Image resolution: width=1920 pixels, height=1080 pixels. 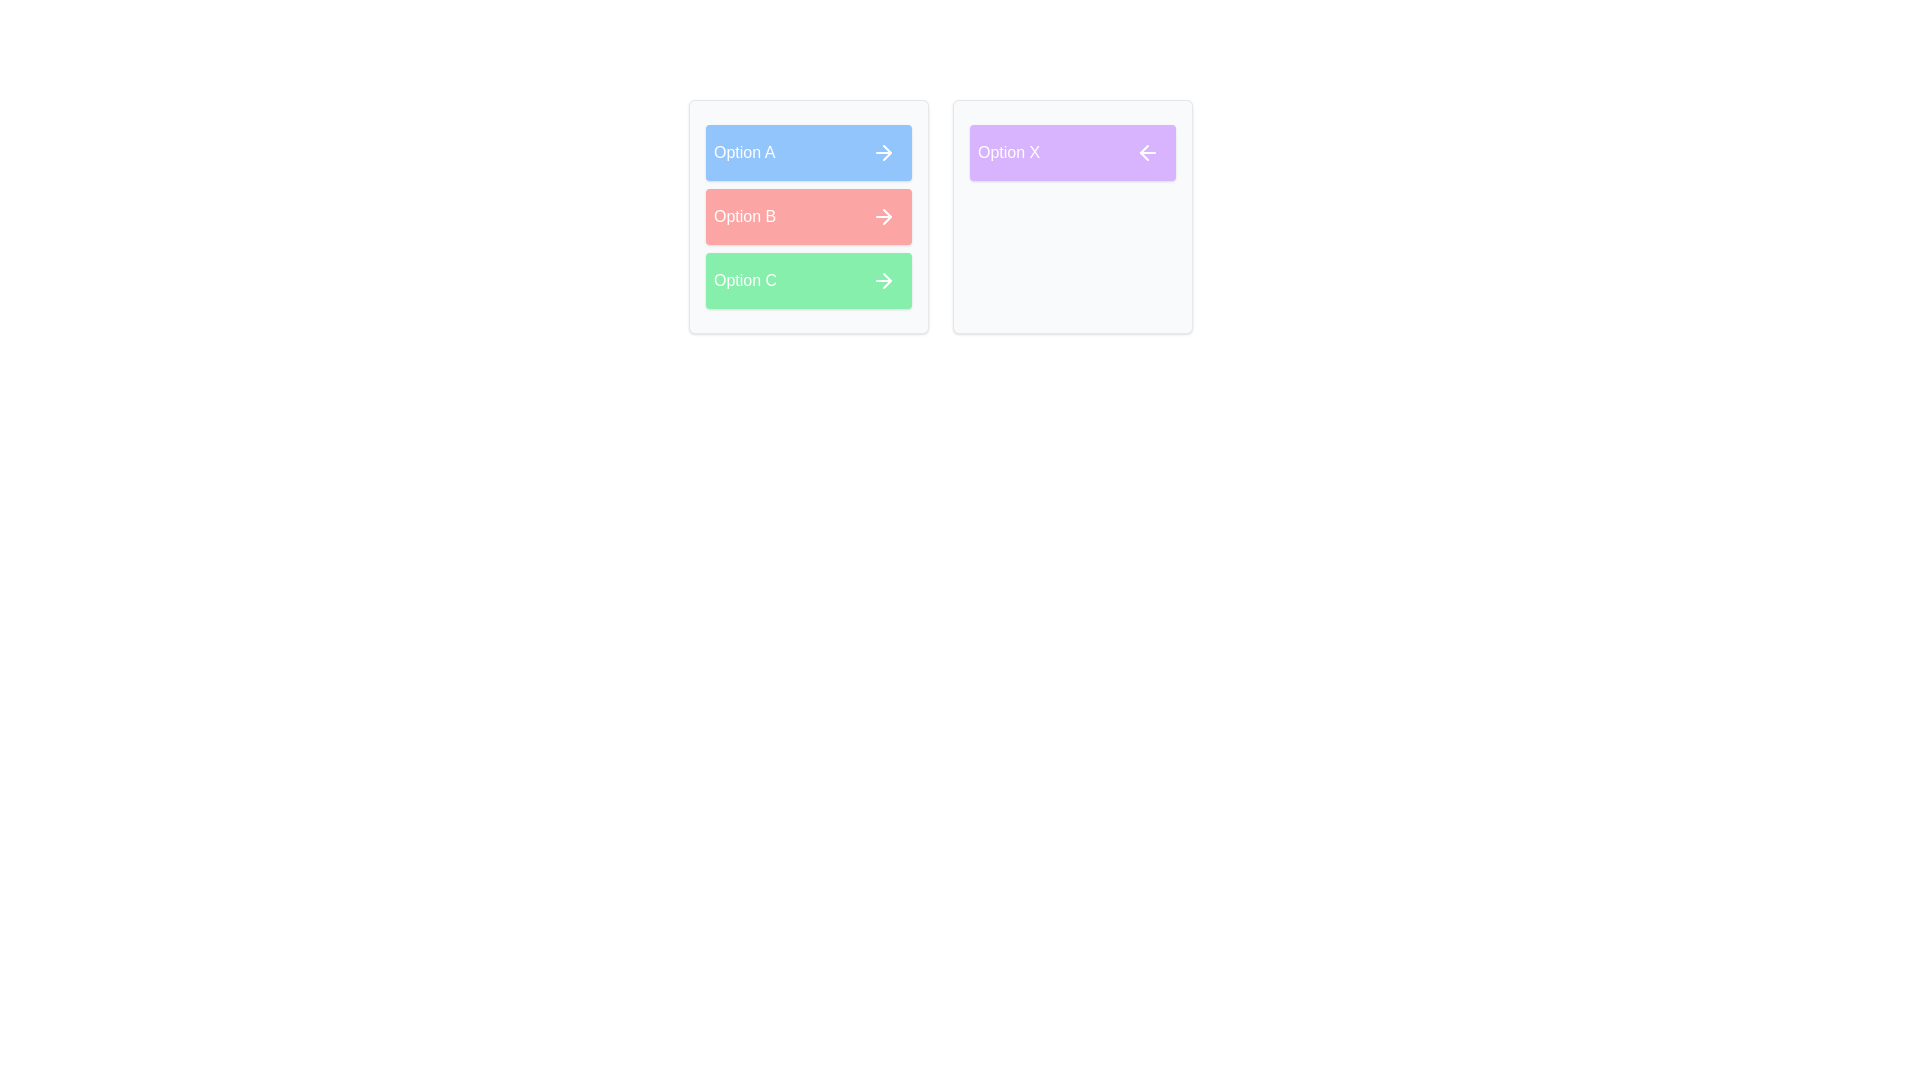 I want to click on the background of the component to deselect any highlighted elements, so click(x=499, y=499).